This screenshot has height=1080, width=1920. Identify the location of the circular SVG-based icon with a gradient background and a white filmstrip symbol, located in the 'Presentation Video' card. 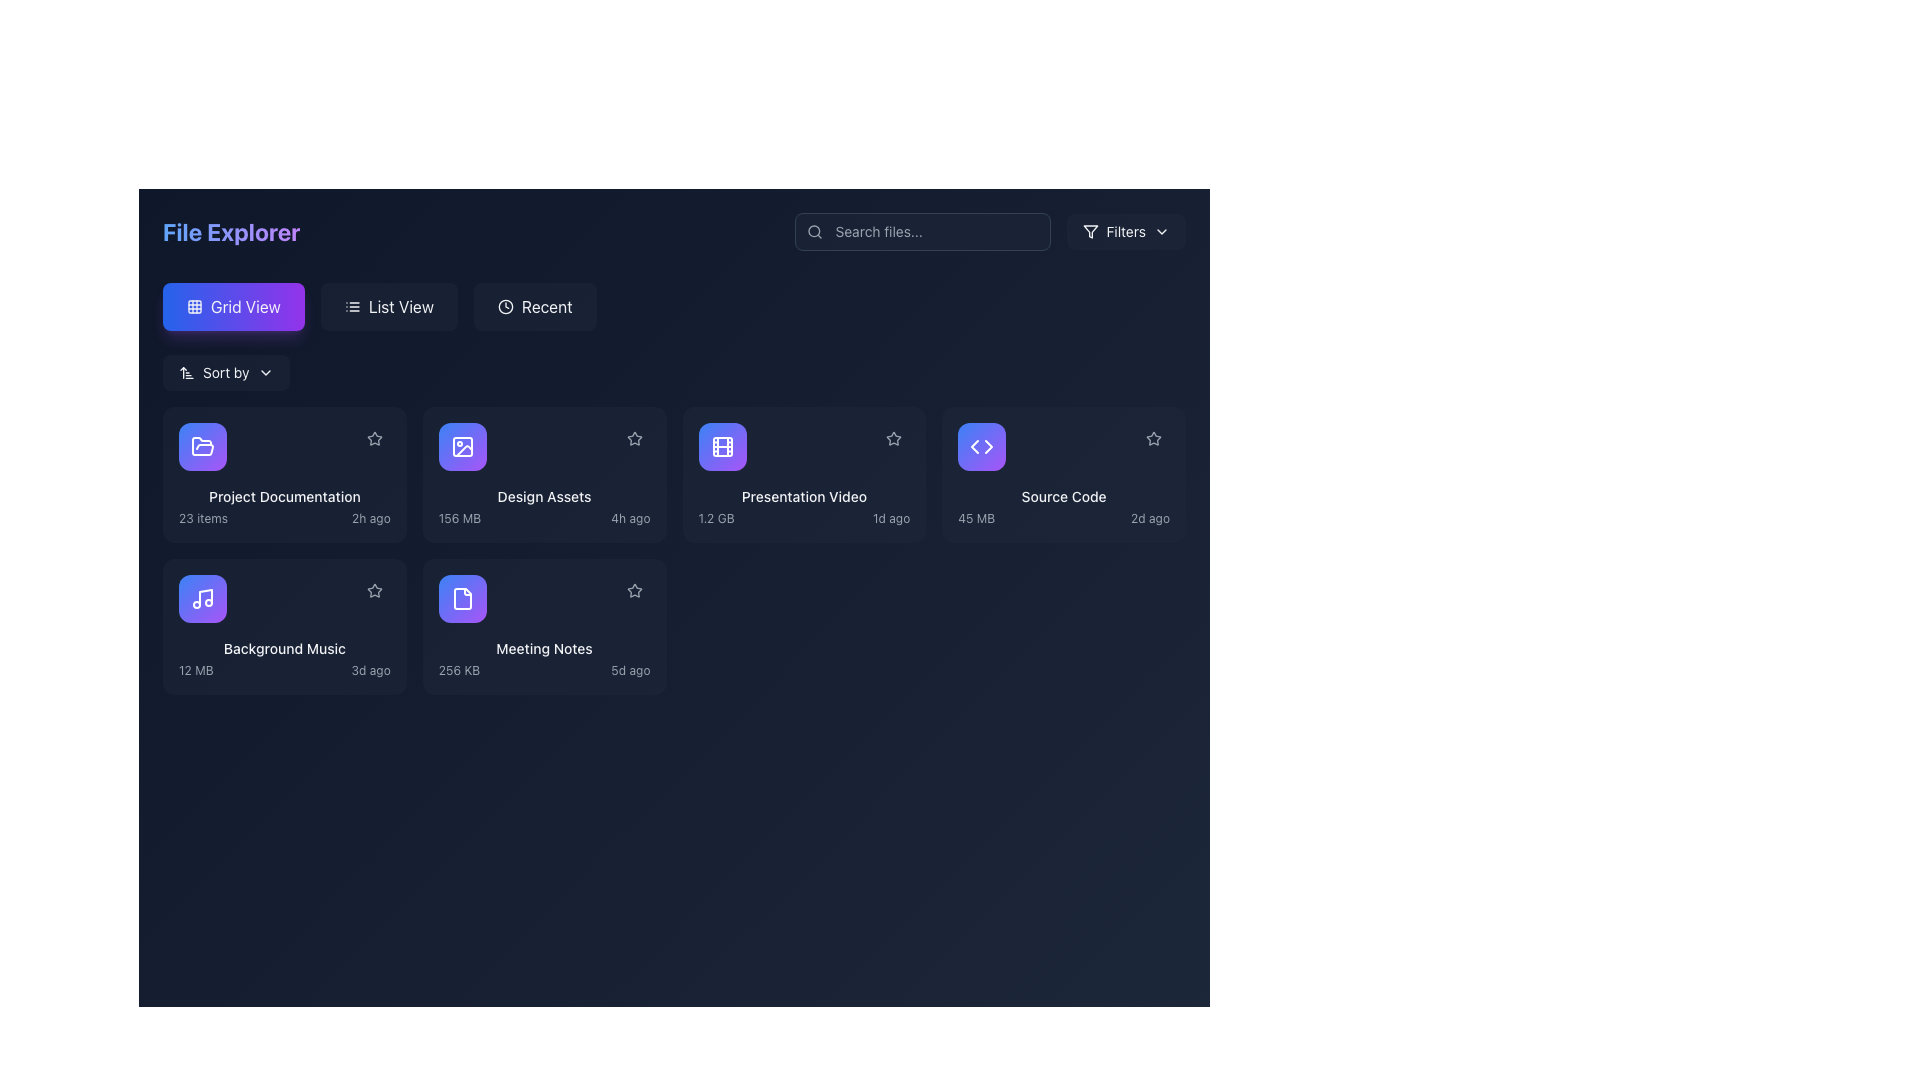
(721, 446).